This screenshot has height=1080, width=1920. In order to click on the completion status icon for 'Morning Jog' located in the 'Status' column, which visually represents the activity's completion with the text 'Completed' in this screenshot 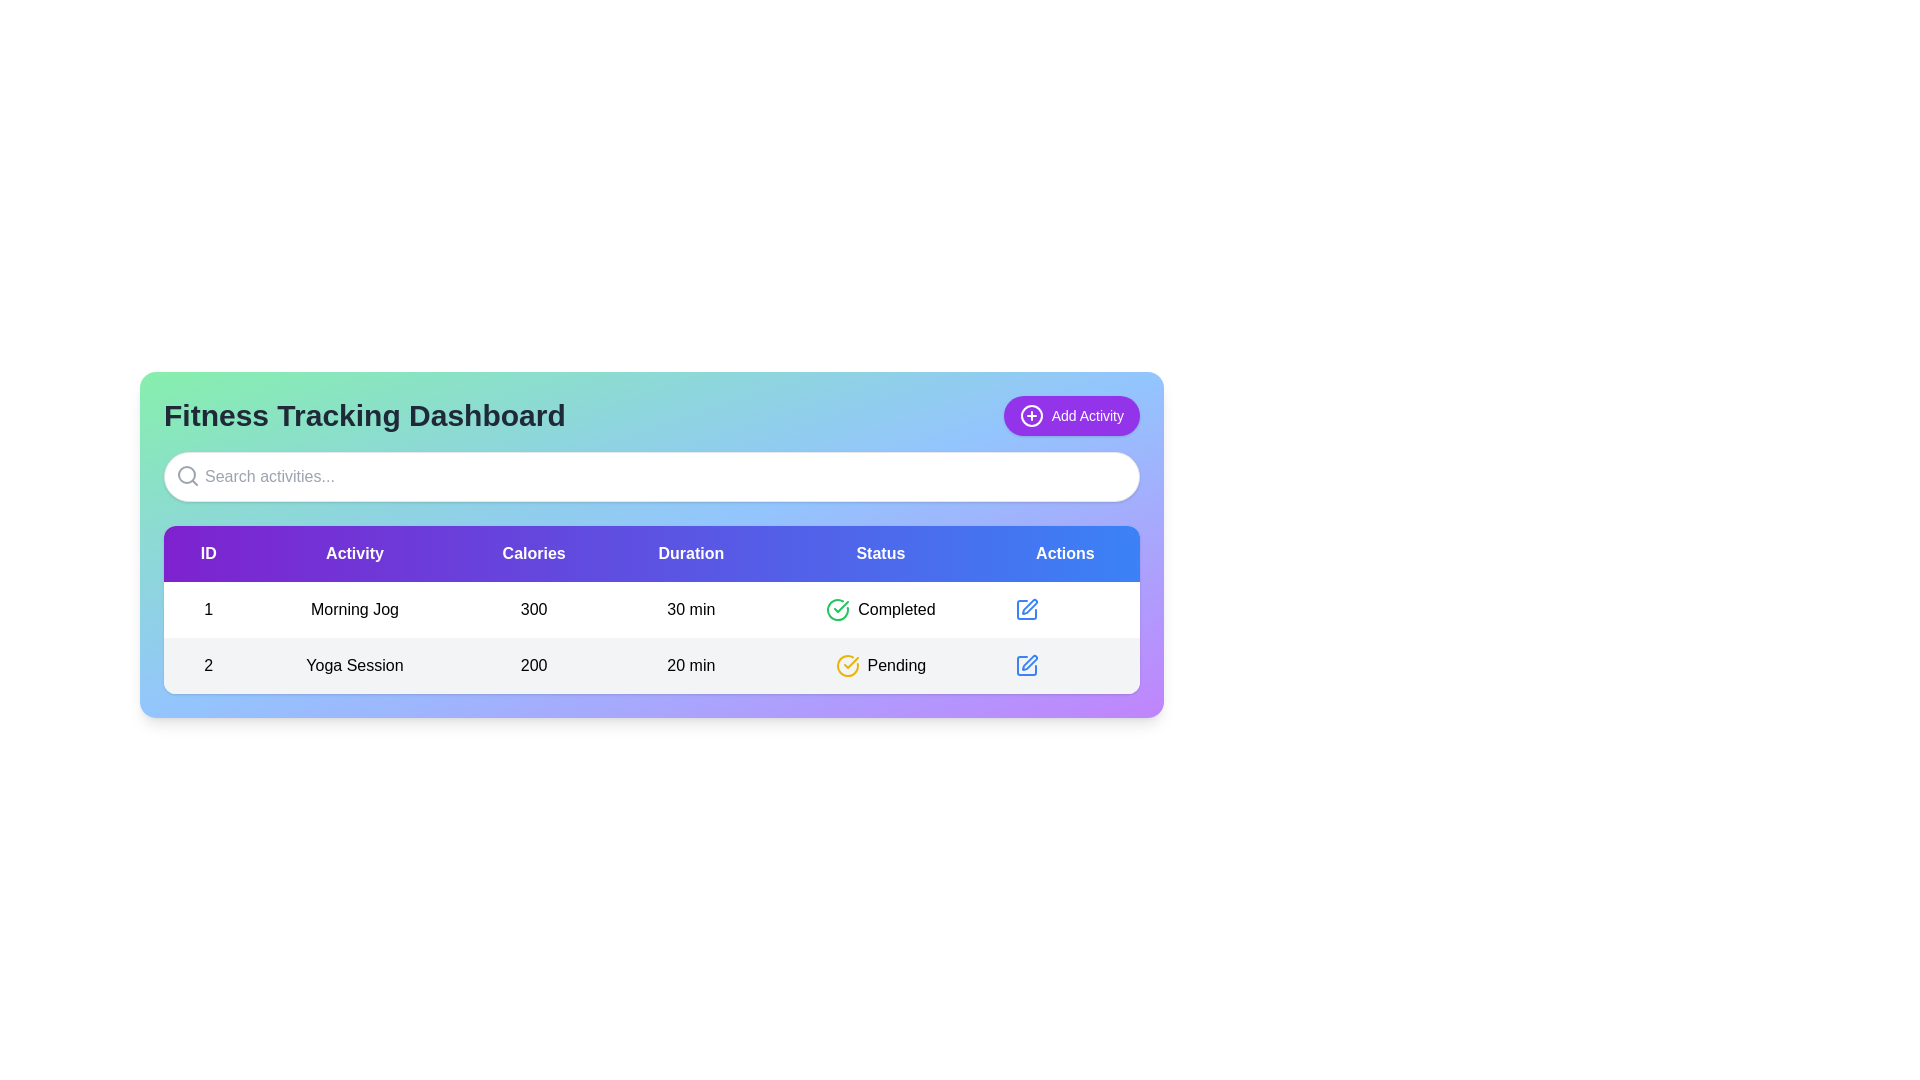, I will do `click(838, 608)`.